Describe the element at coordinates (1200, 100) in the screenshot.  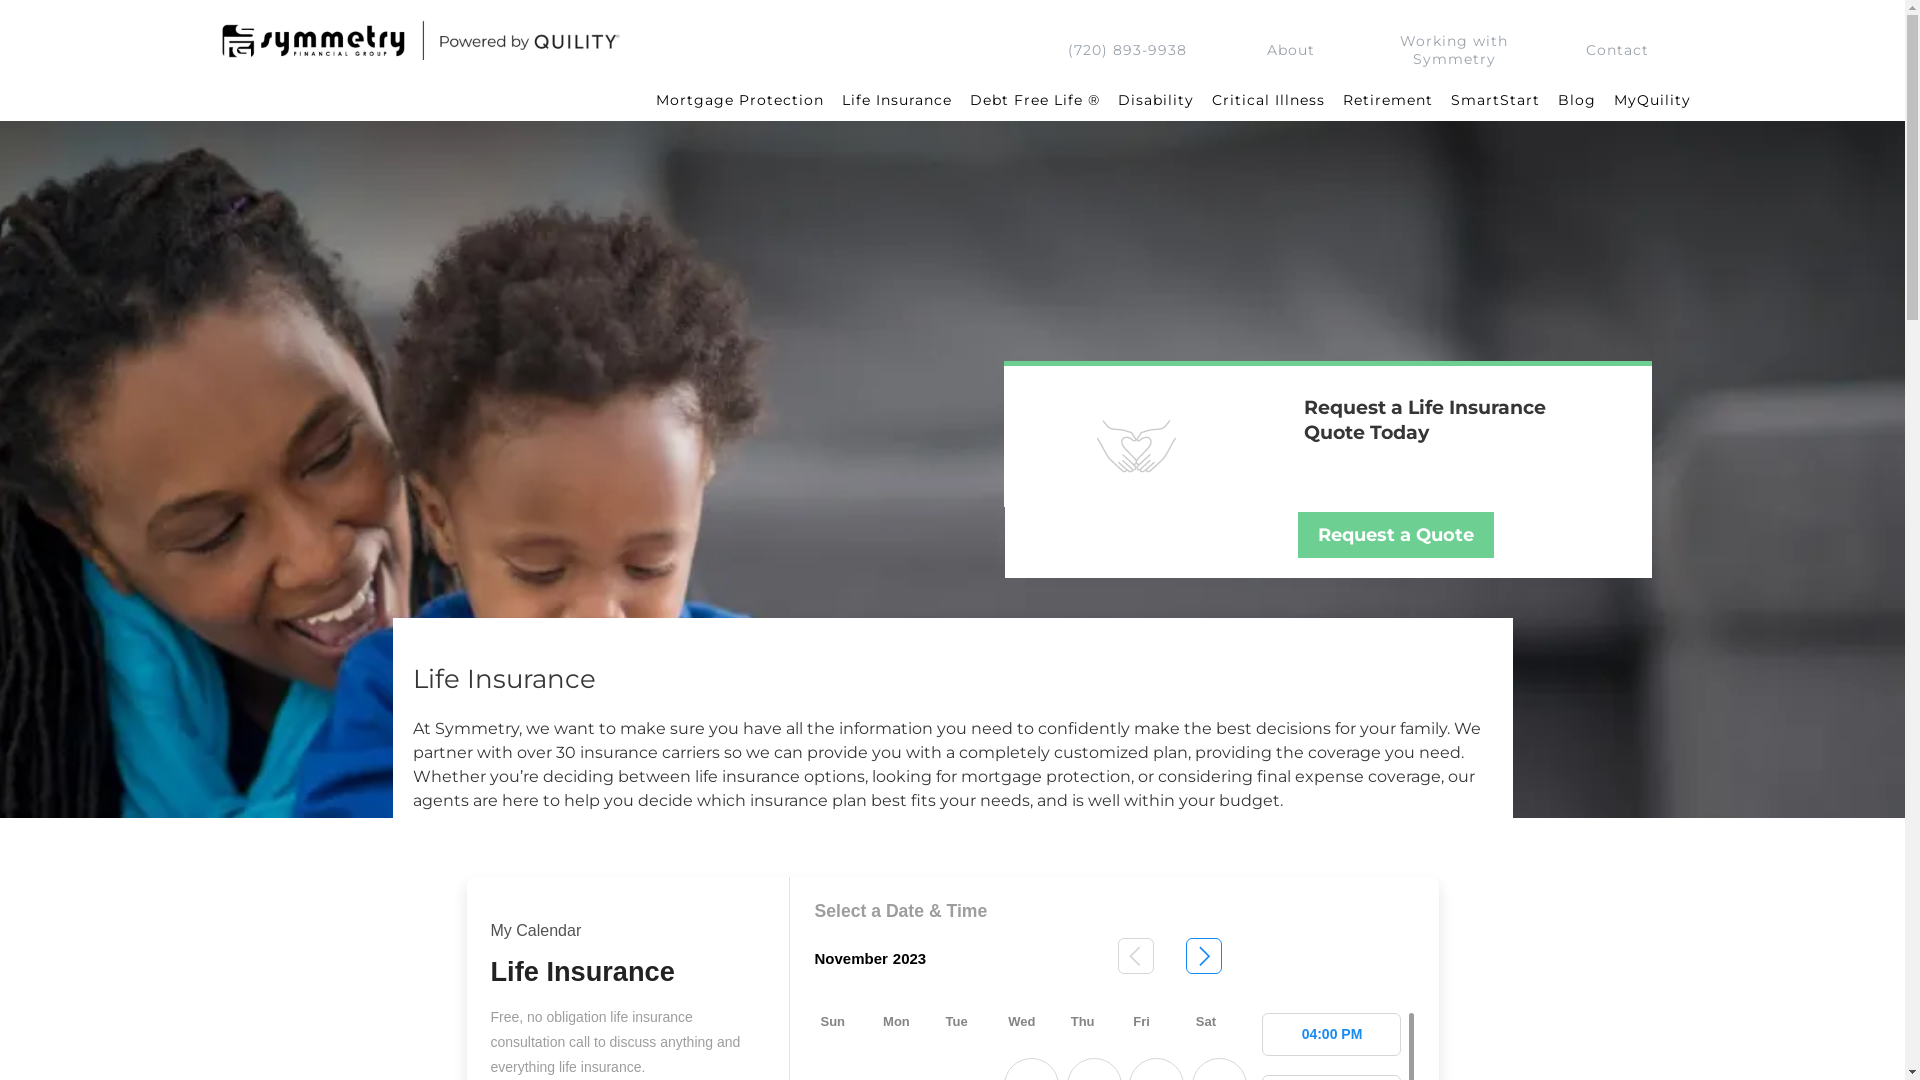
I see `'Critical Illness'` at that location.